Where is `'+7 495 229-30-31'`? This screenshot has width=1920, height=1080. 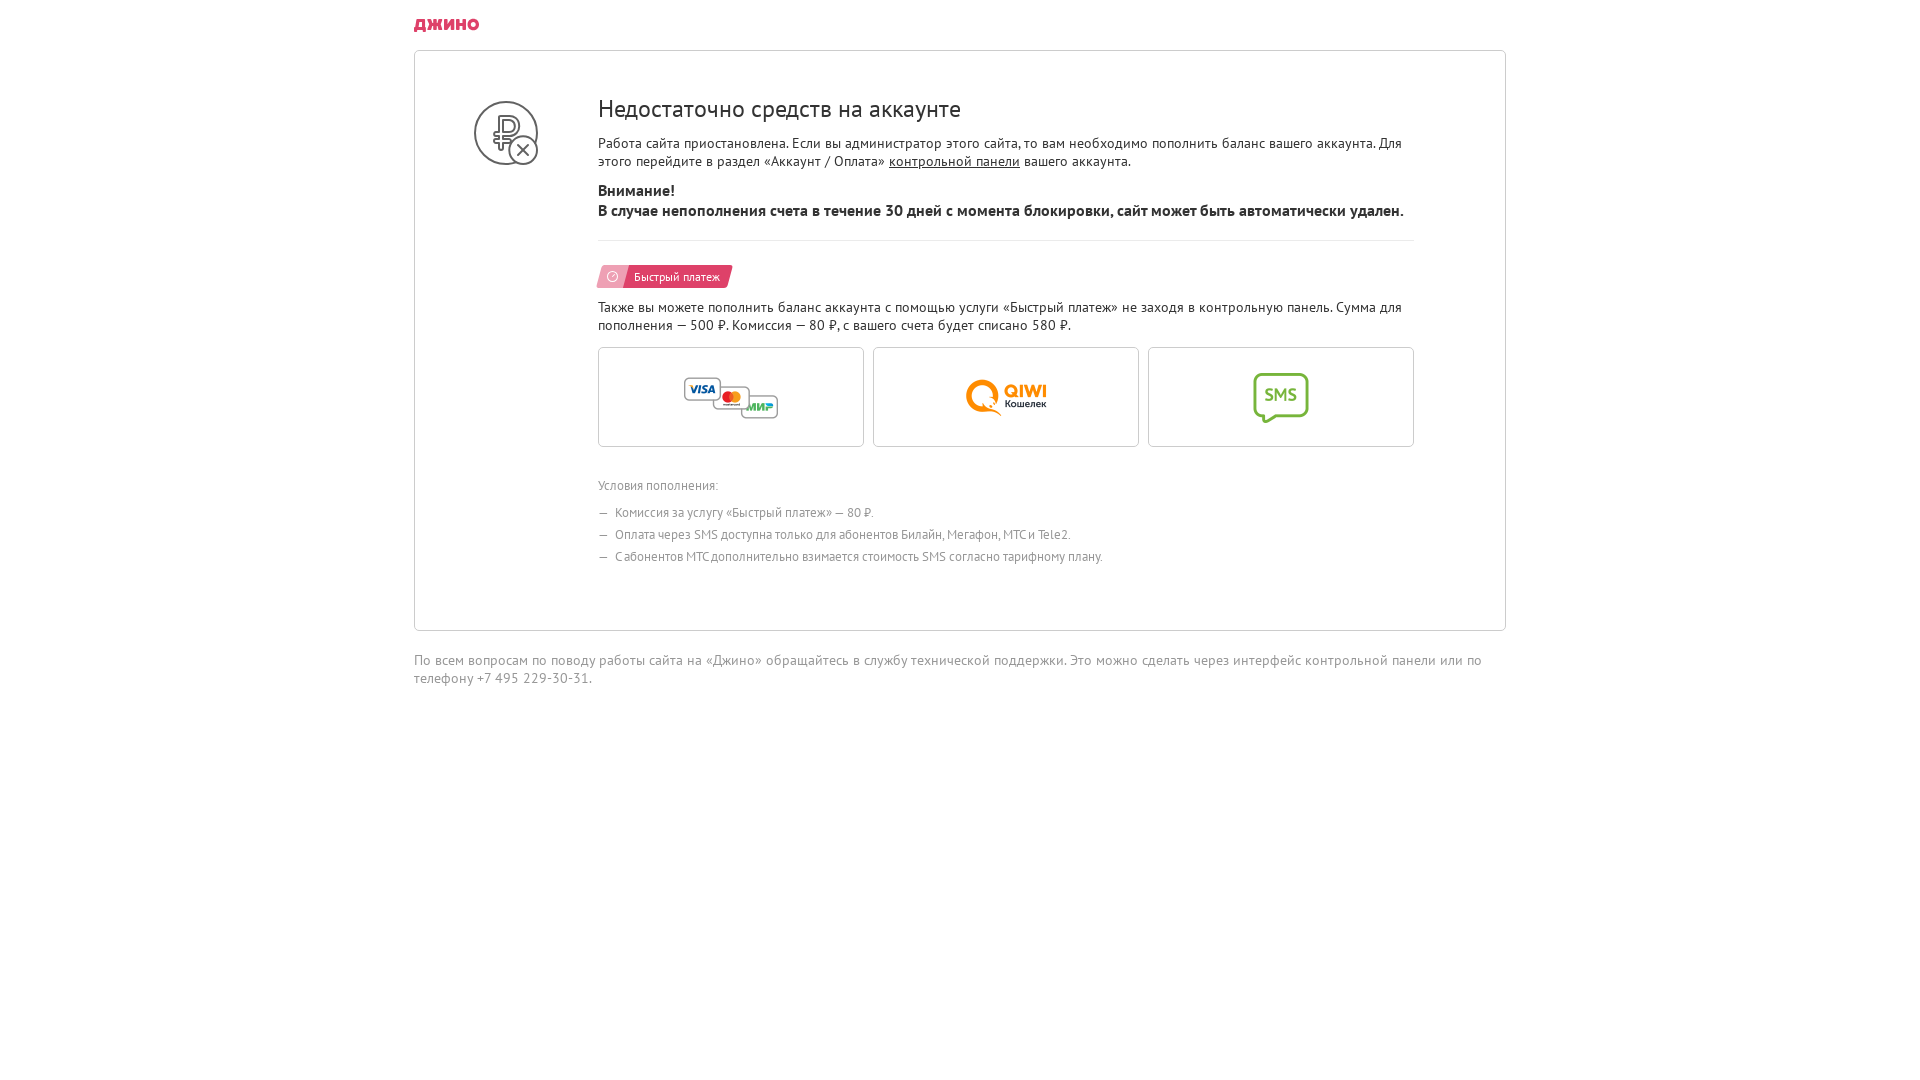
'+7 495 229-30-31' is located at coordinates (532, 677).